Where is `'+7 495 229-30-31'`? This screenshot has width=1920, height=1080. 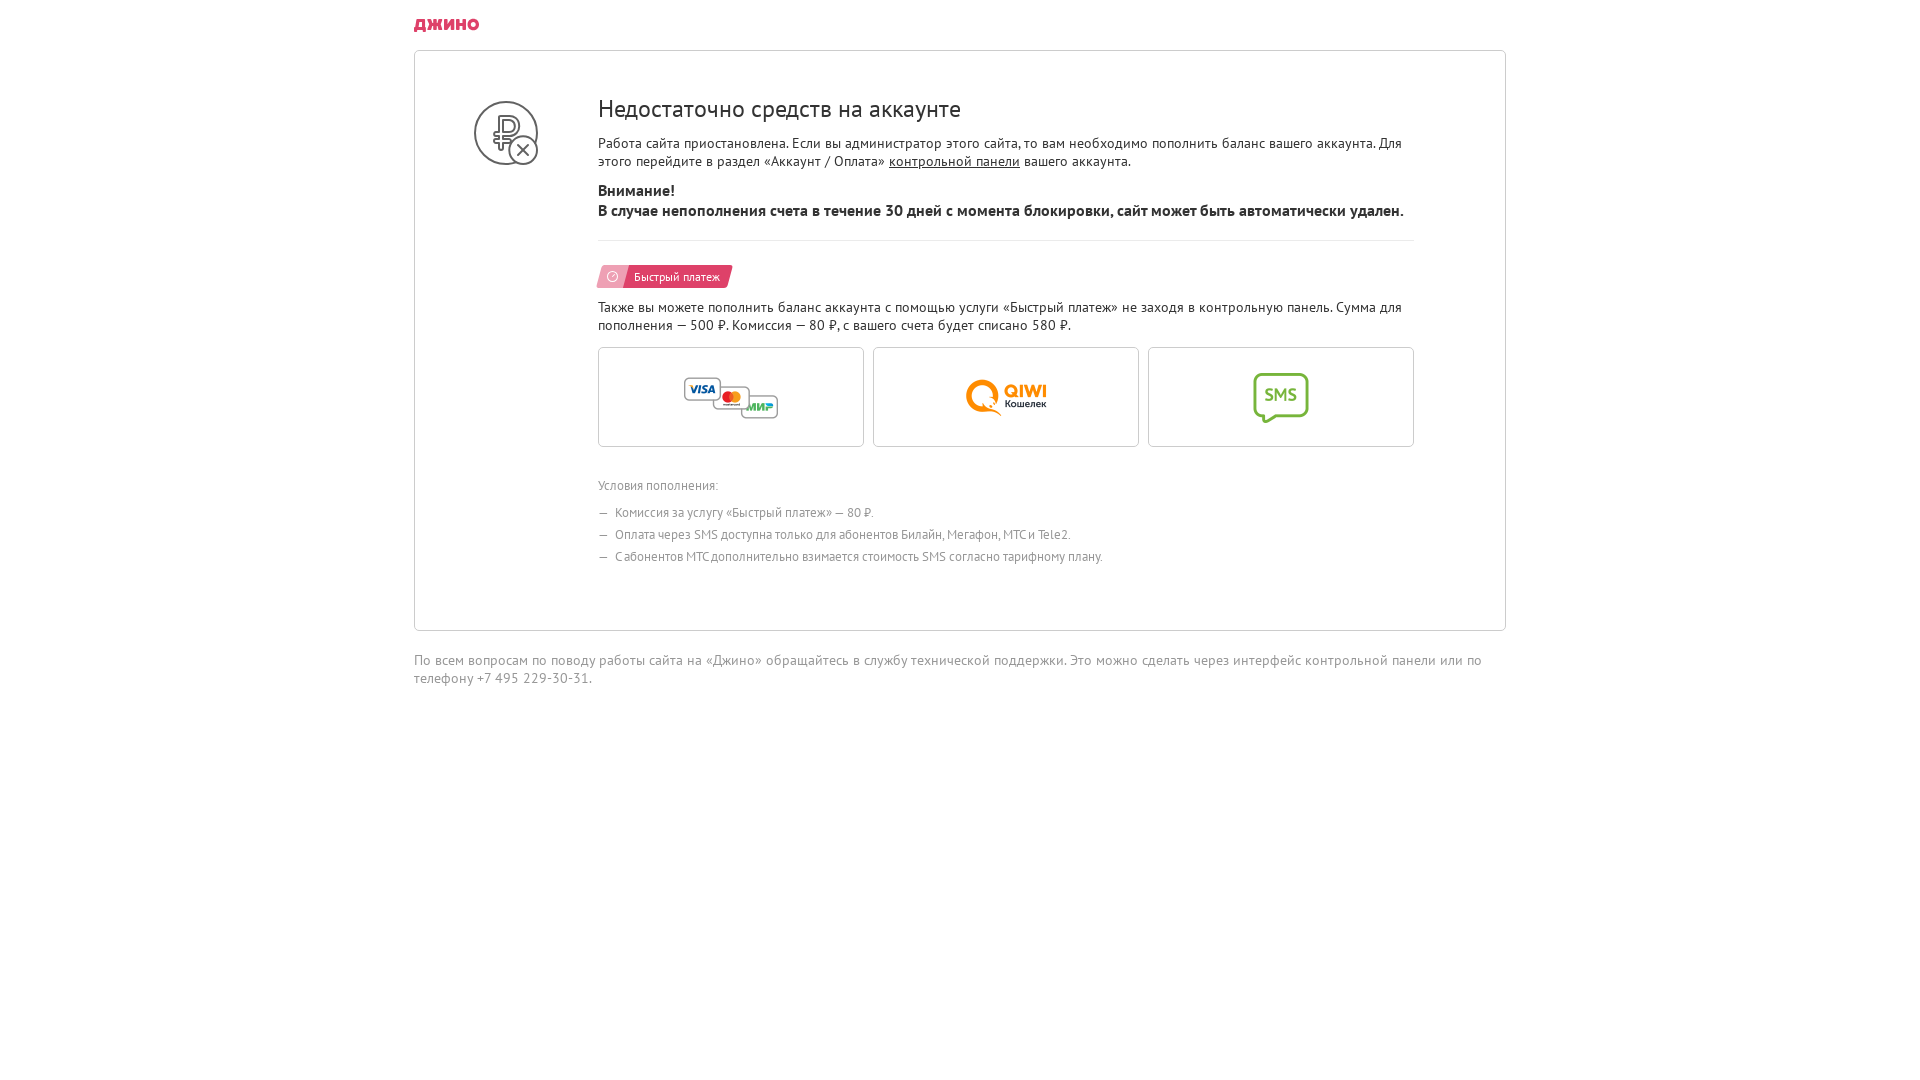
'+7 495 229-30-31' is located at coordinates (532, 677).